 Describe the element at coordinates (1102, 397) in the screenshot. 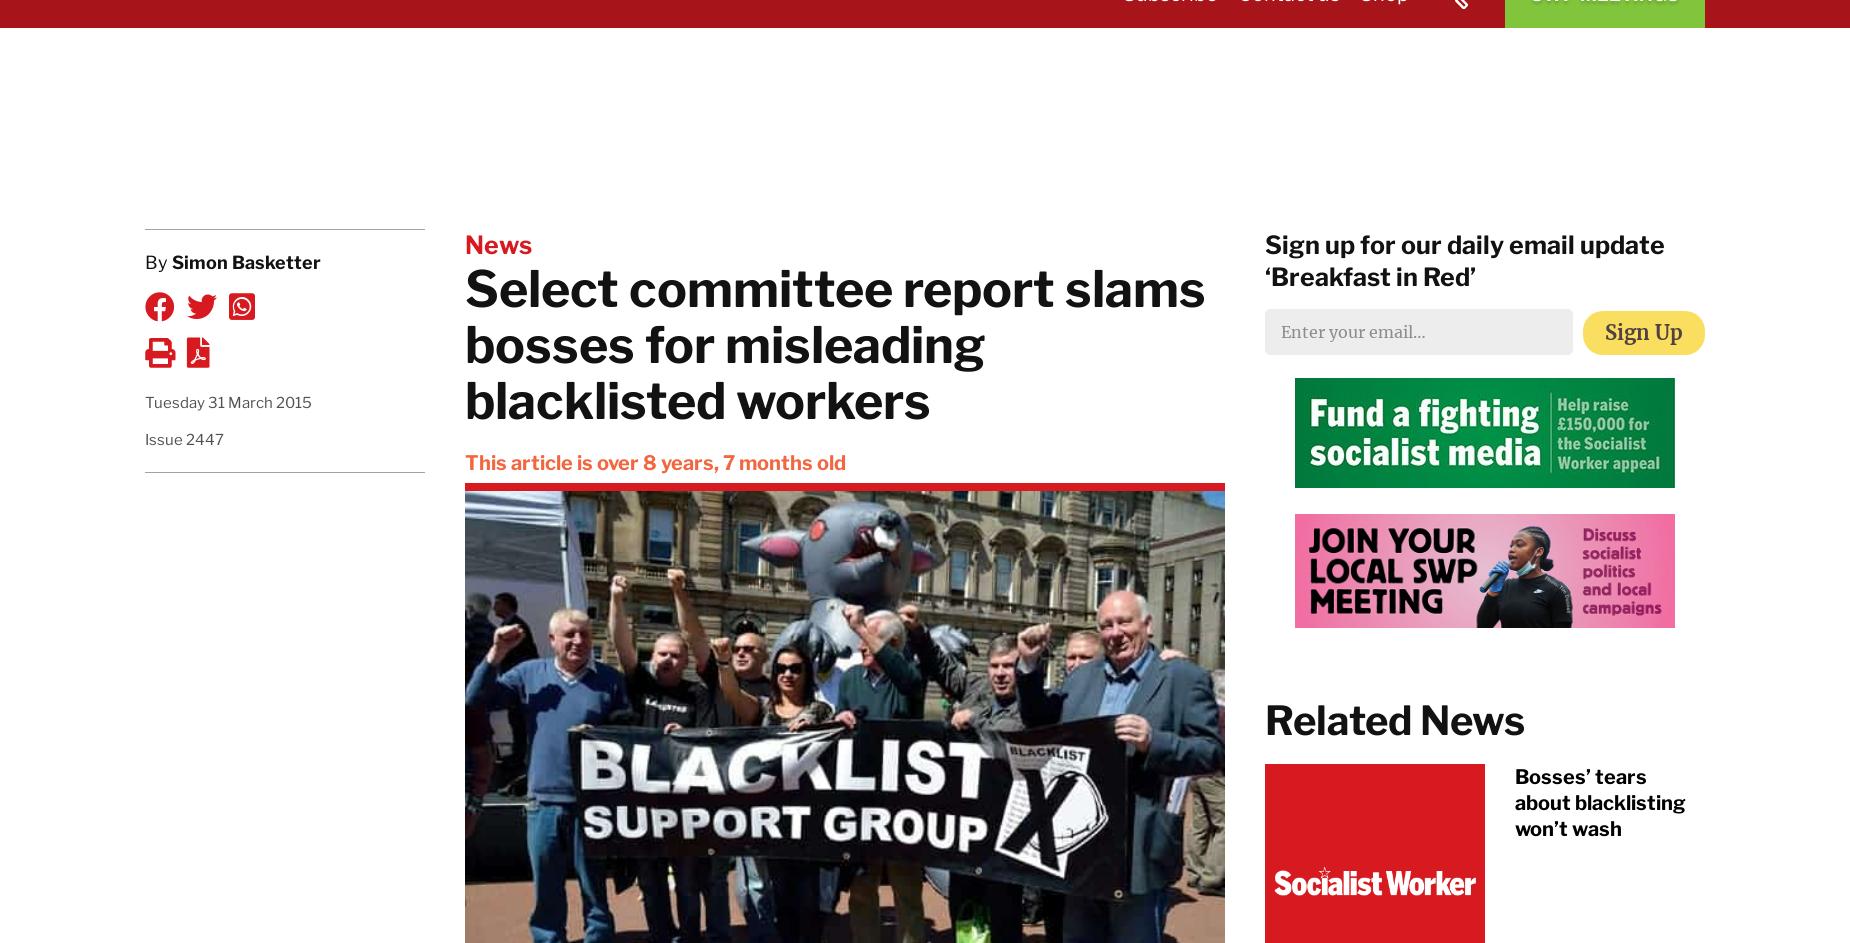

I see `'Socialist Worker issues'` at that location.